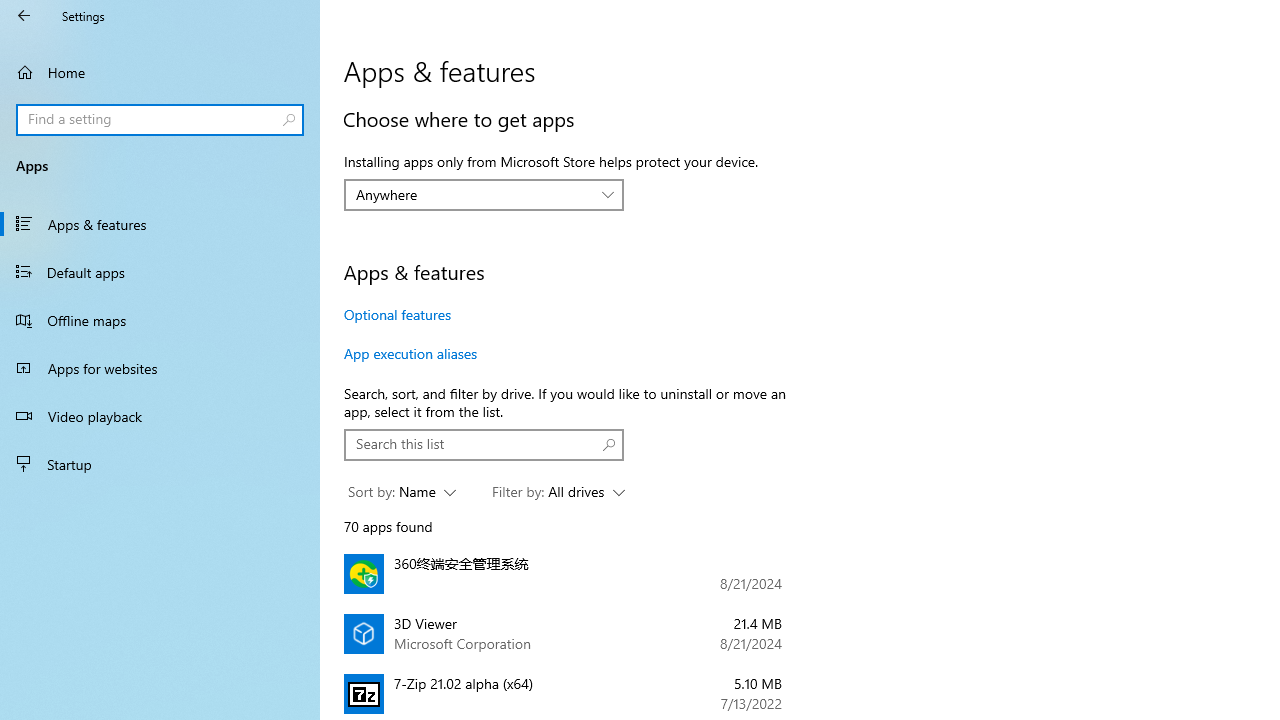  Describe the element at coordinates (24, 15) in the screenshot. I see `'Back'` at that location.